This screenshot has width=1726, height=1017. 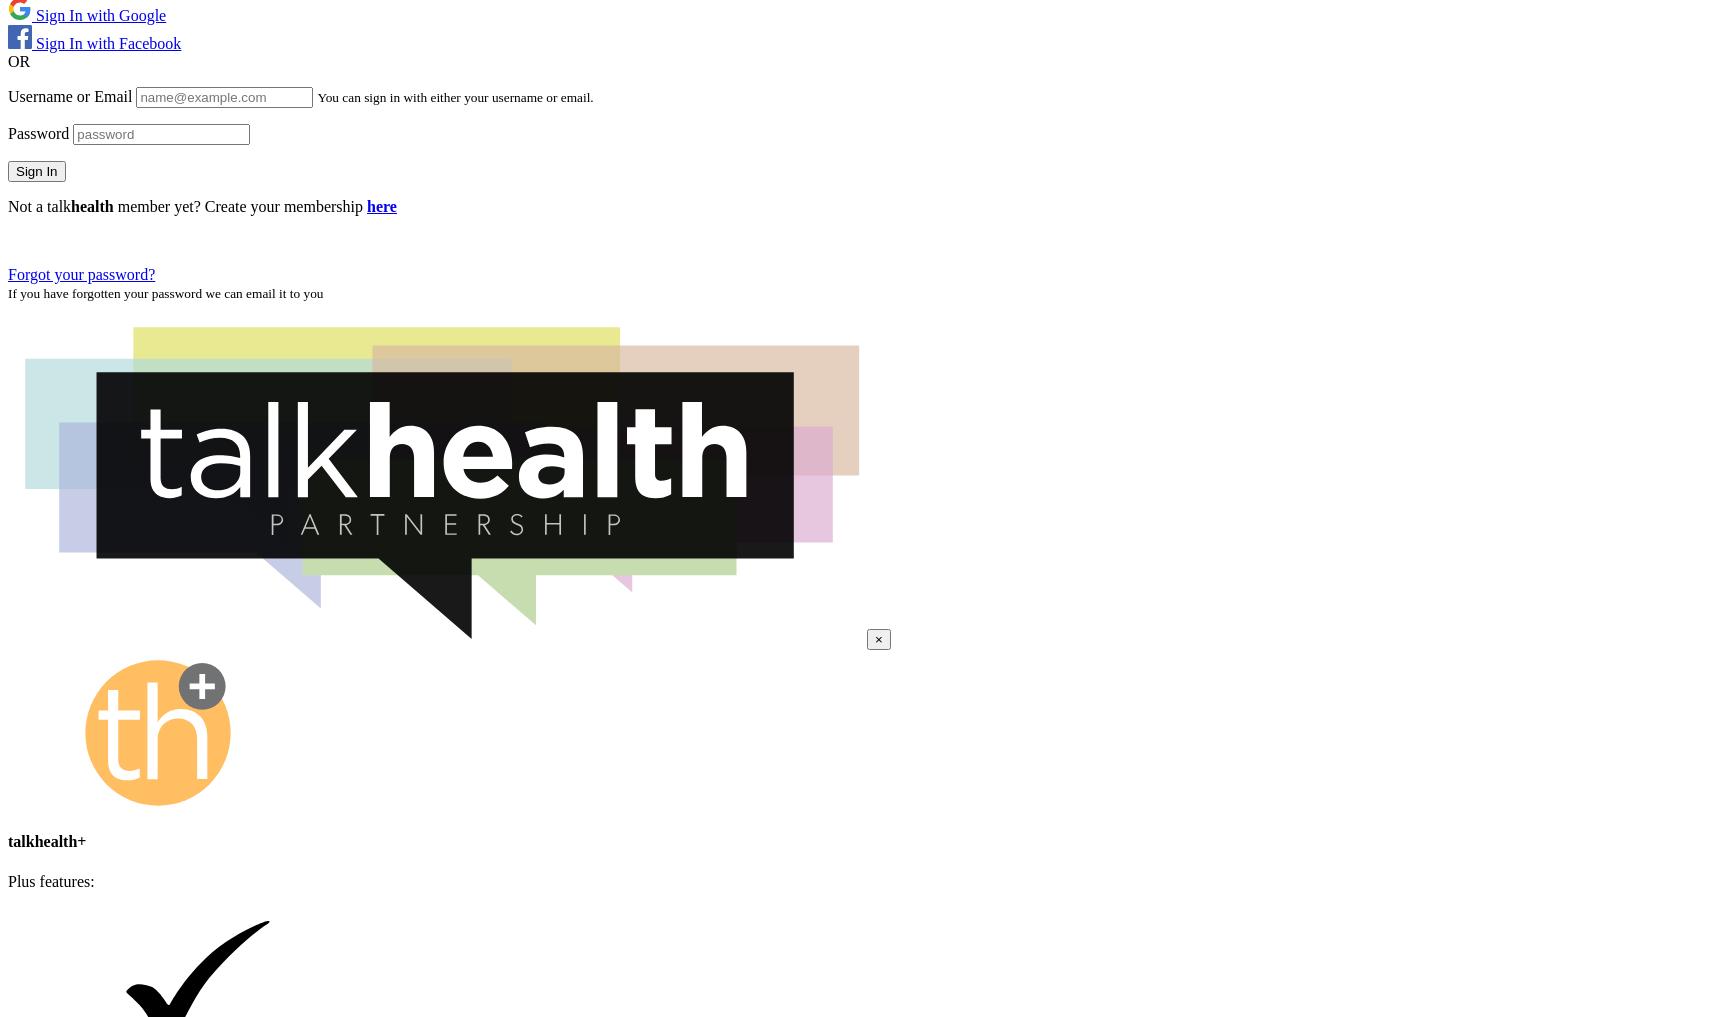 What do you see at coordinates (90, 205) in the screenshot?
I see `'health'` at bounding box center [90, 205].